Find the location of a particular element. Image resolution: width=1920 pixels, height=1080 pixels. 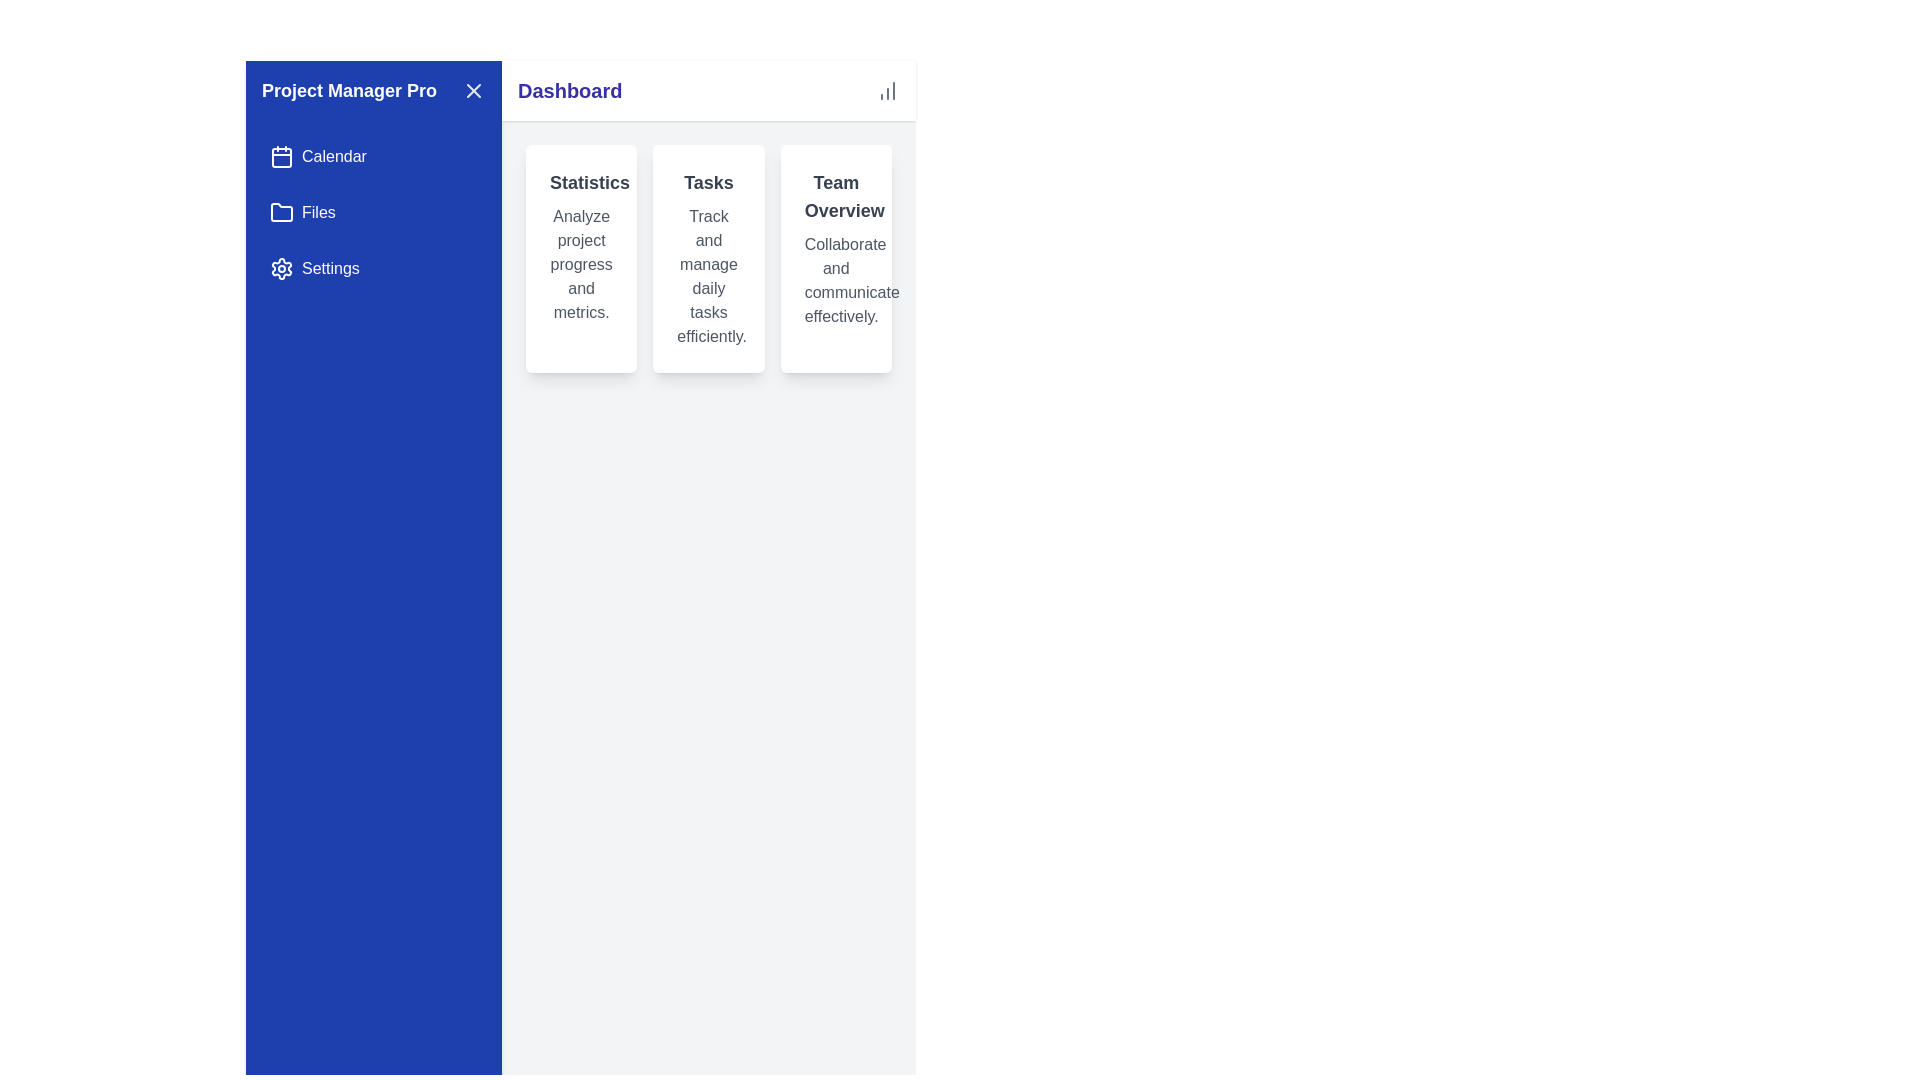

the folder icon representing the 'Files' section located in the left-hand vertical navigation bar, which is the second icon in the list is located at coordinates (281, 212).